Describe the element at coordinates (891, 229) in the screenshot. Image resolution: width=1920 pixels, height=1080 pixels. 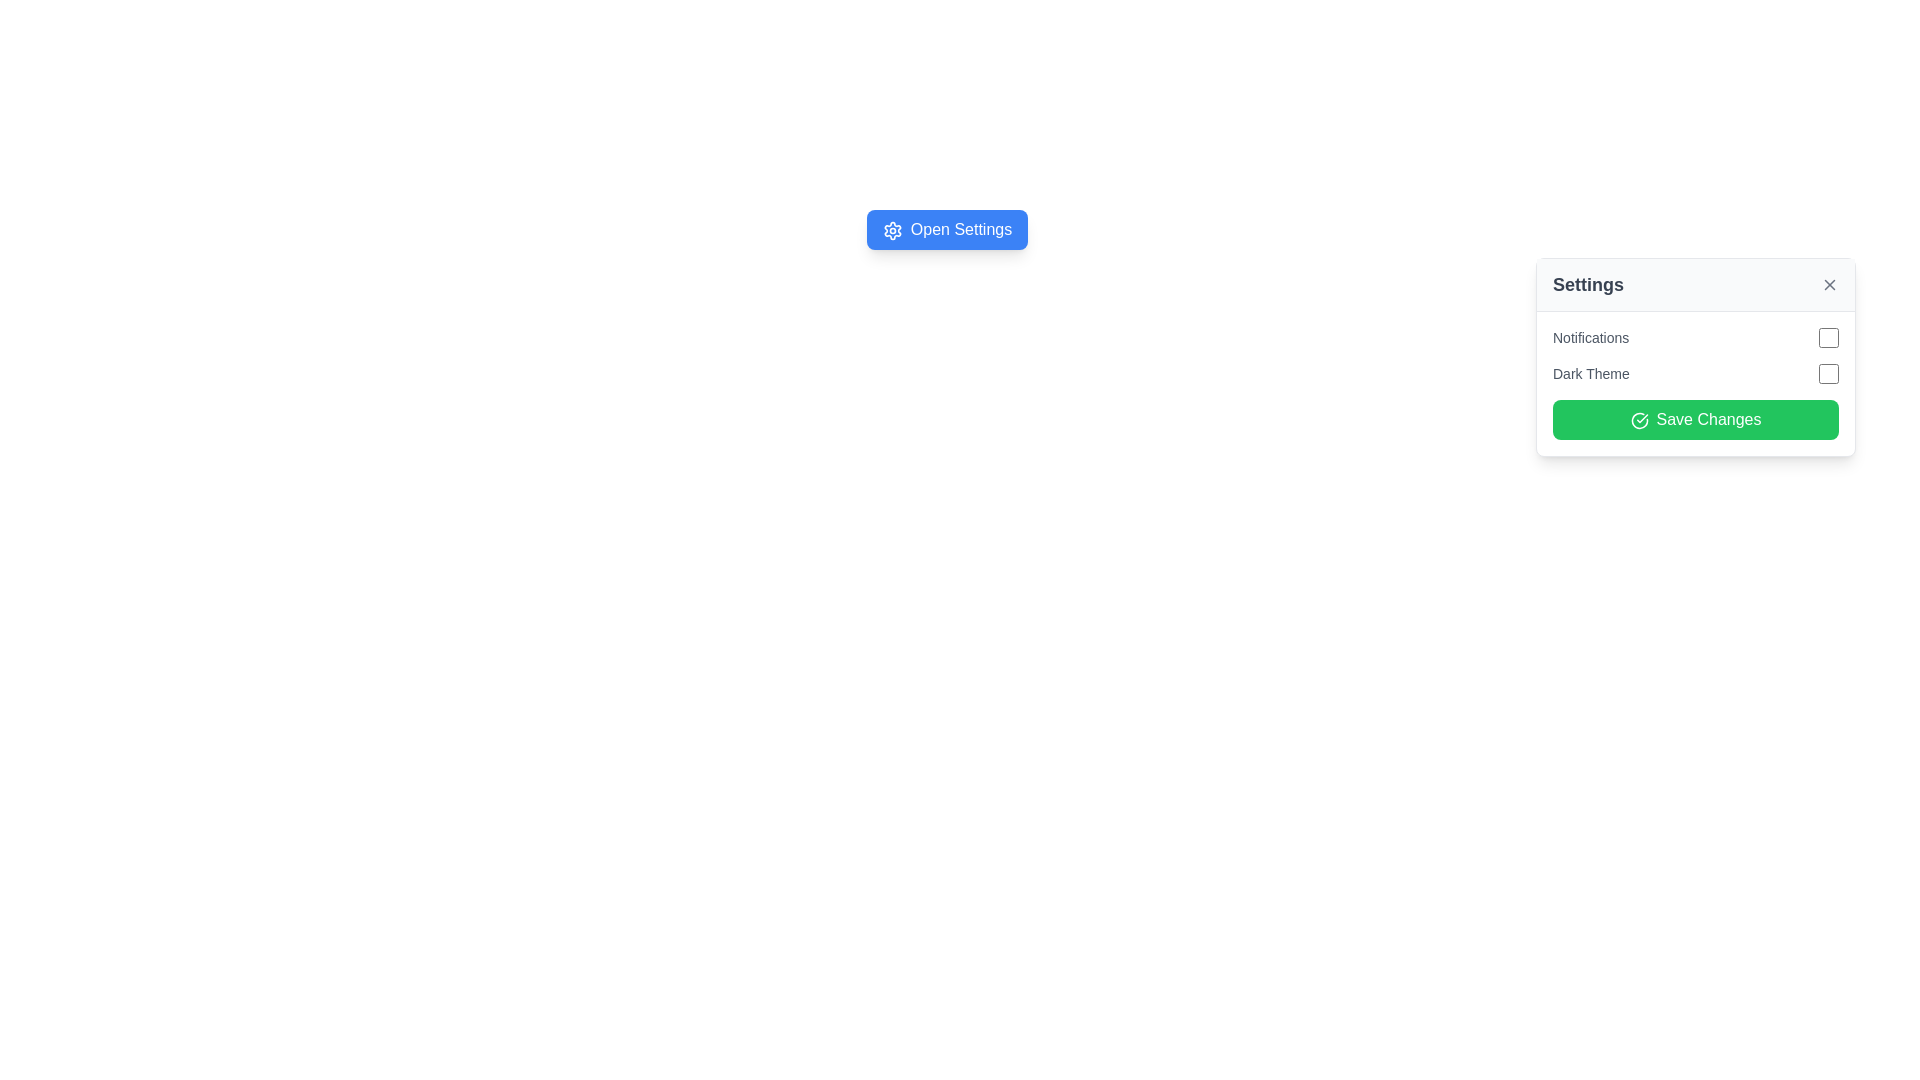
I see `the gear-shaped icon associated with the 'Open Settings' button, which has a transparent background and a thin outline against a blue background` at that location.